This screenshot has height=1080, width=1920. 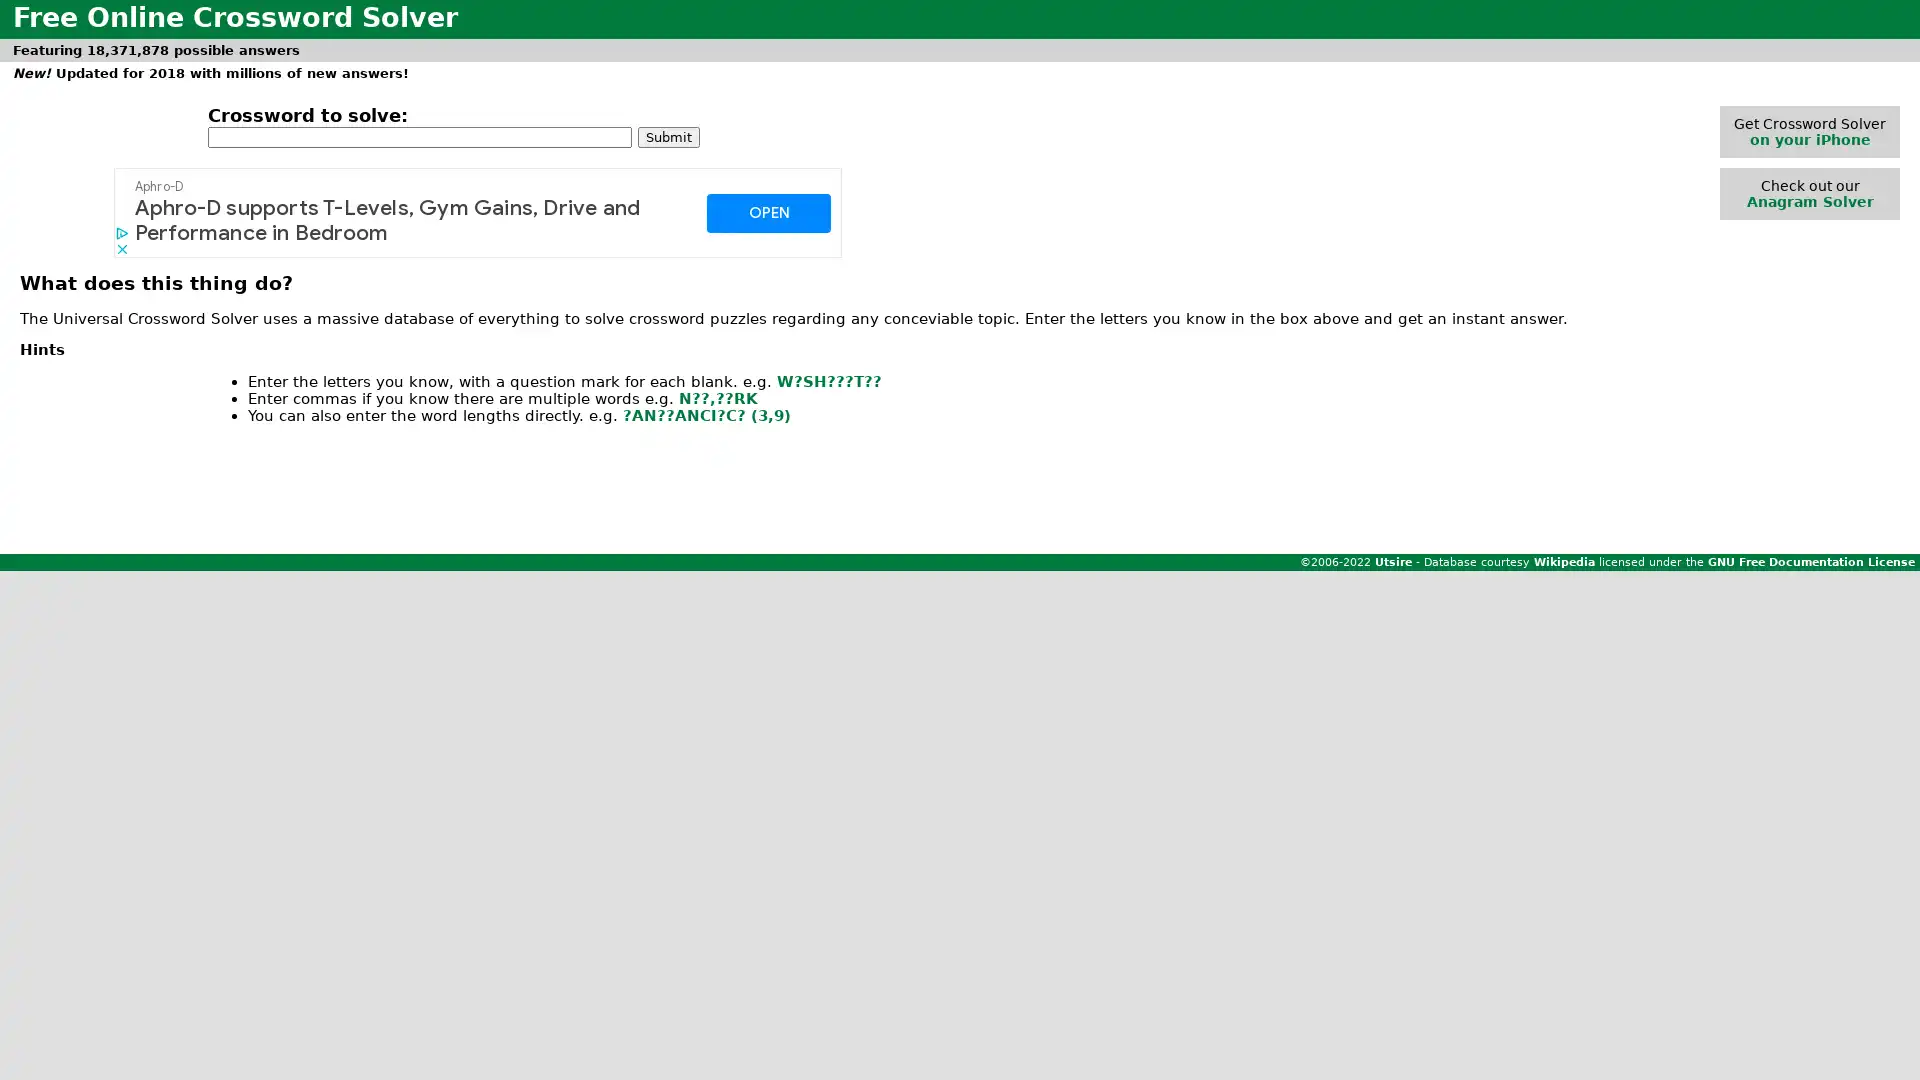 What do you see at coordinates (668, 135) in the screenshot?
I see `Submit` at bounding box center [668, 135].